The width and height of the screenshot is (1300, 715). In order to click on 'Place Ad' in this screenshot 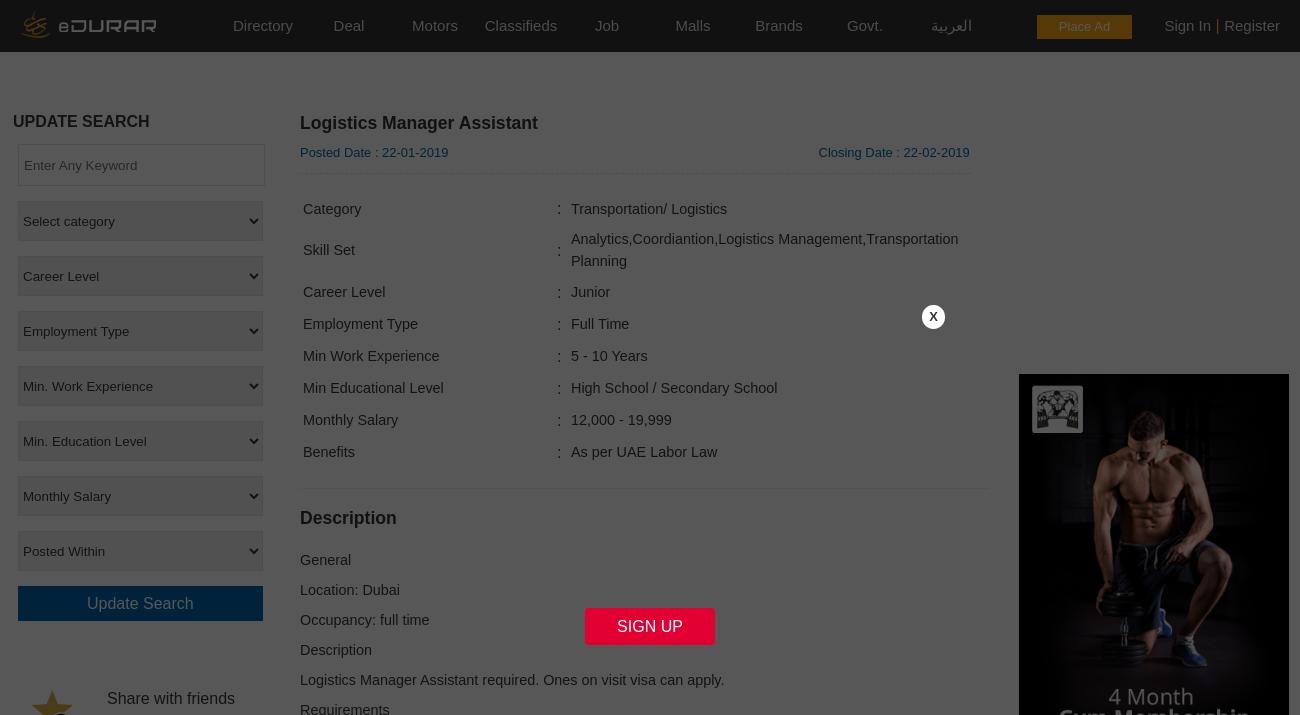, I will do `click(1083, 26)`.